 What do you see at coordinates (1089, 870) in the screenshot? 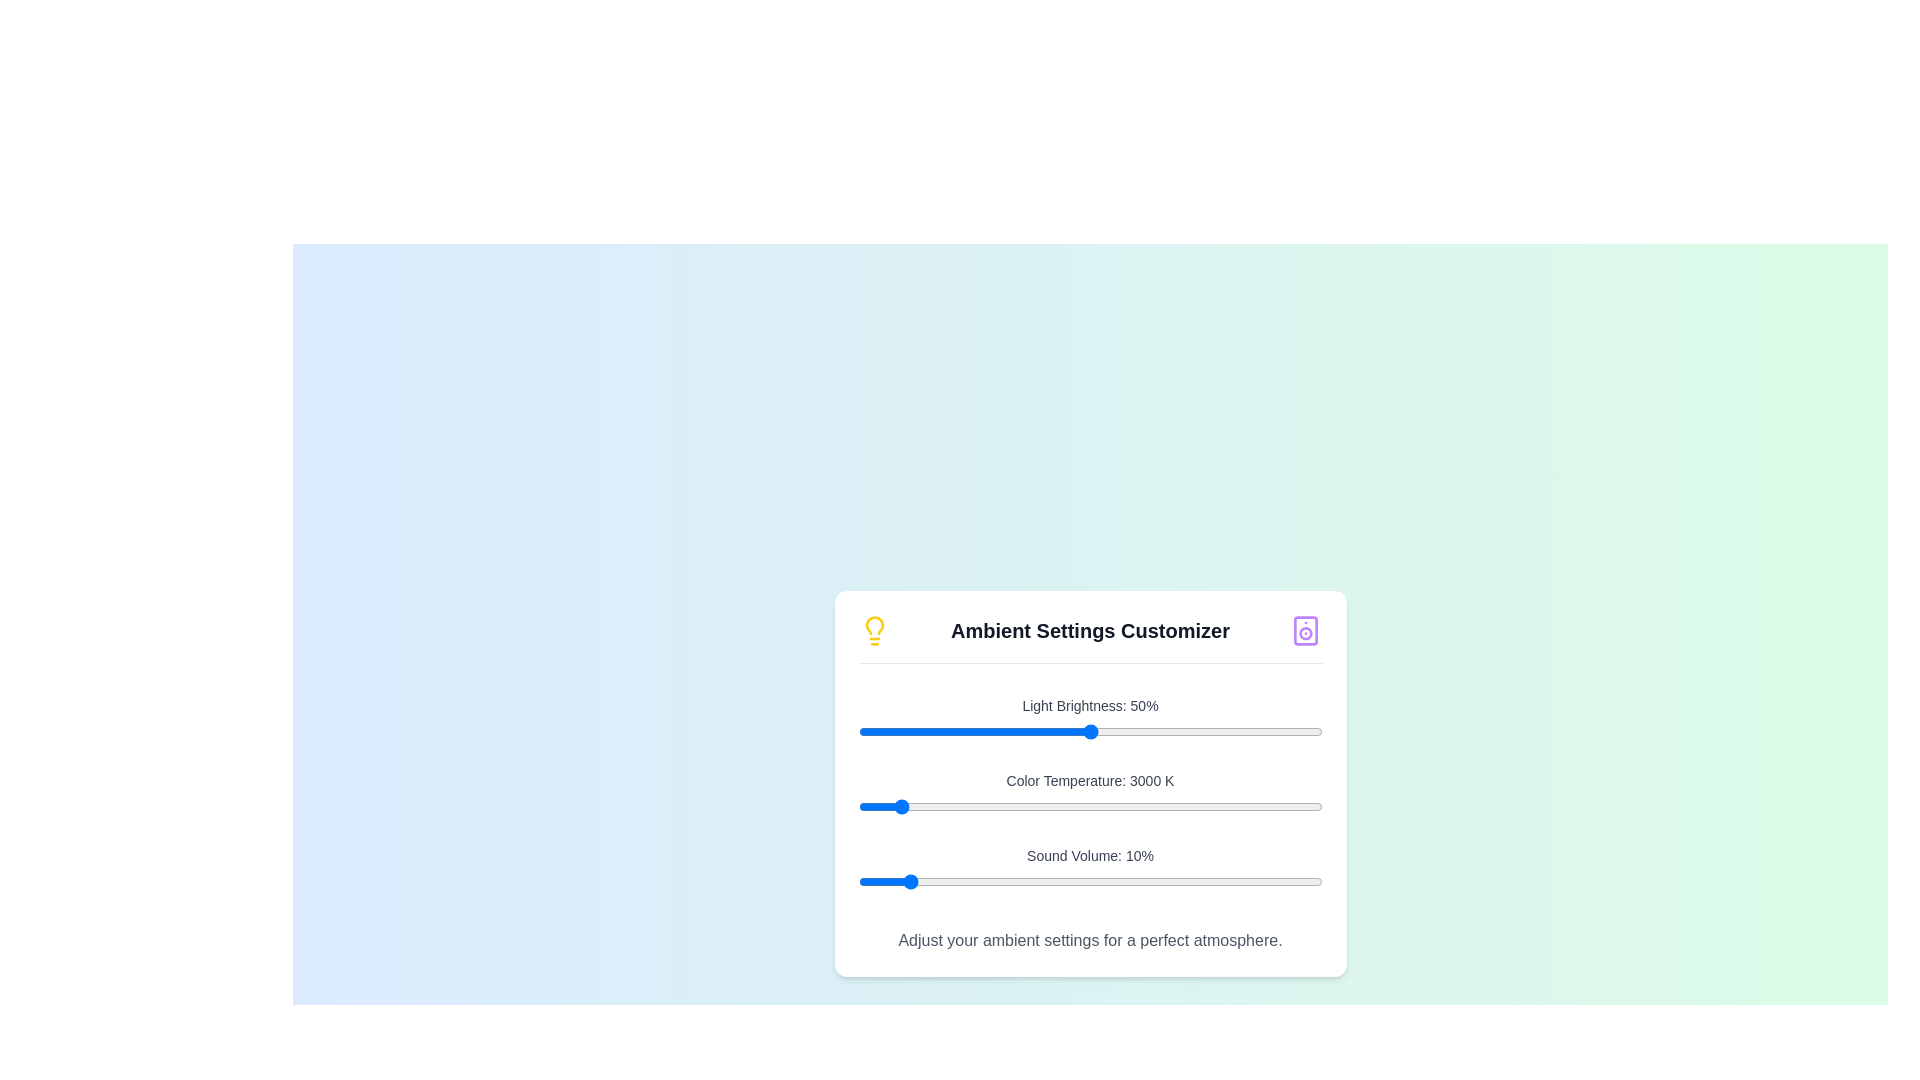
I see `directly on the volume input slider located below the 'Color Temperature: 3000 K' slider to set the volume level` at bounding box center [1089, 870].